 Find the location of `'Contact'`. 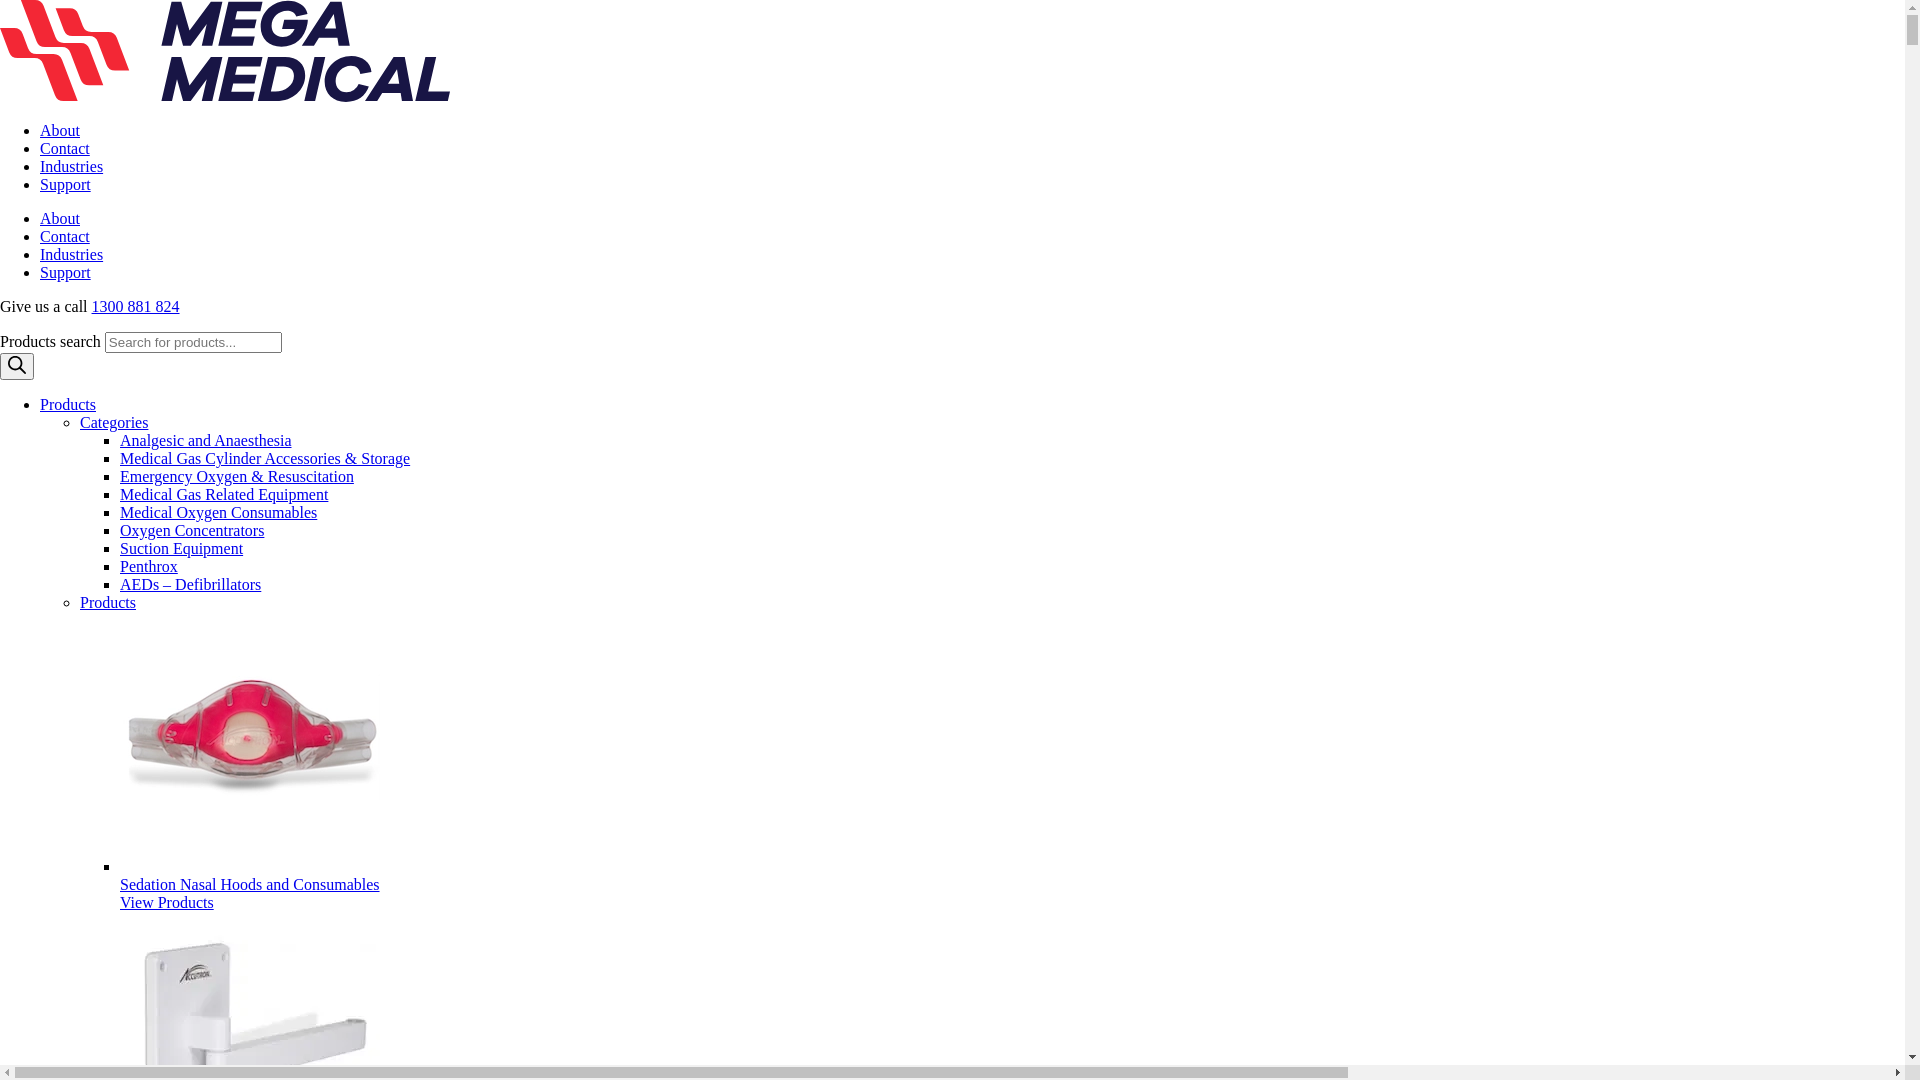

'Contact' is located at coordinates (65, 235).